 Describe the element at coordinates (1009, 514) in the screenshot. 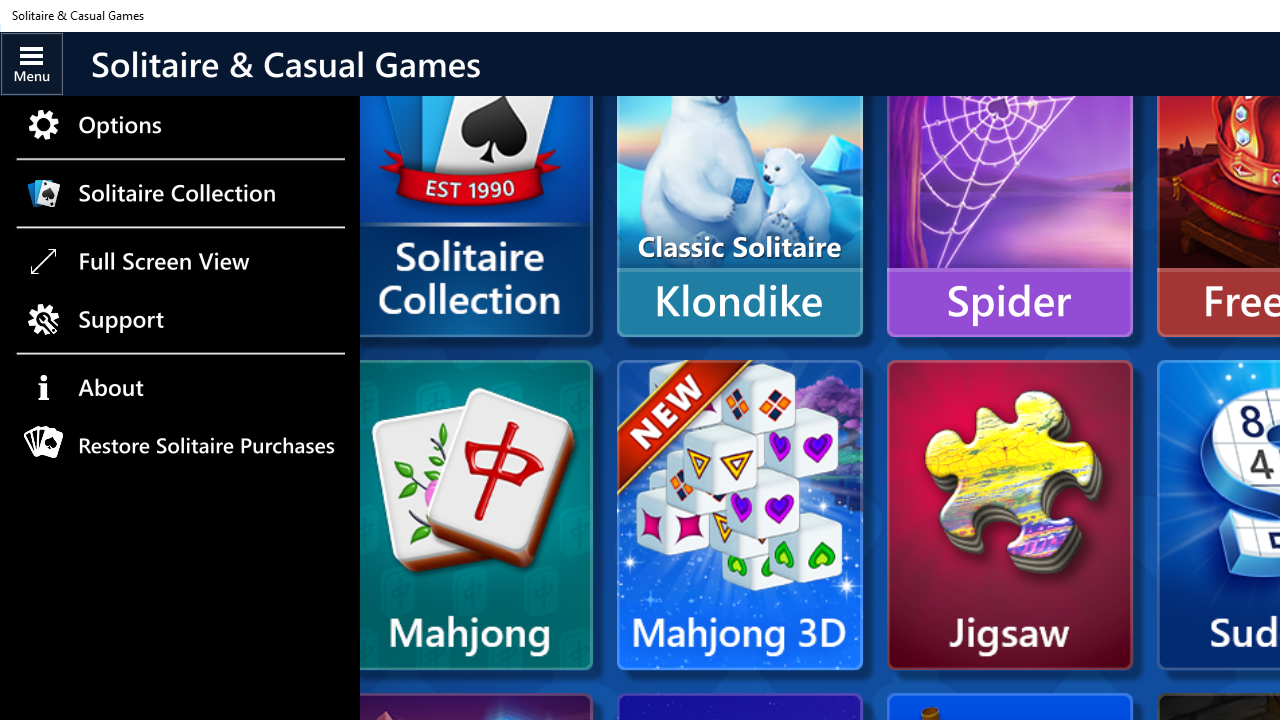

I see `'Microsoft Jigsaw'` at that location.